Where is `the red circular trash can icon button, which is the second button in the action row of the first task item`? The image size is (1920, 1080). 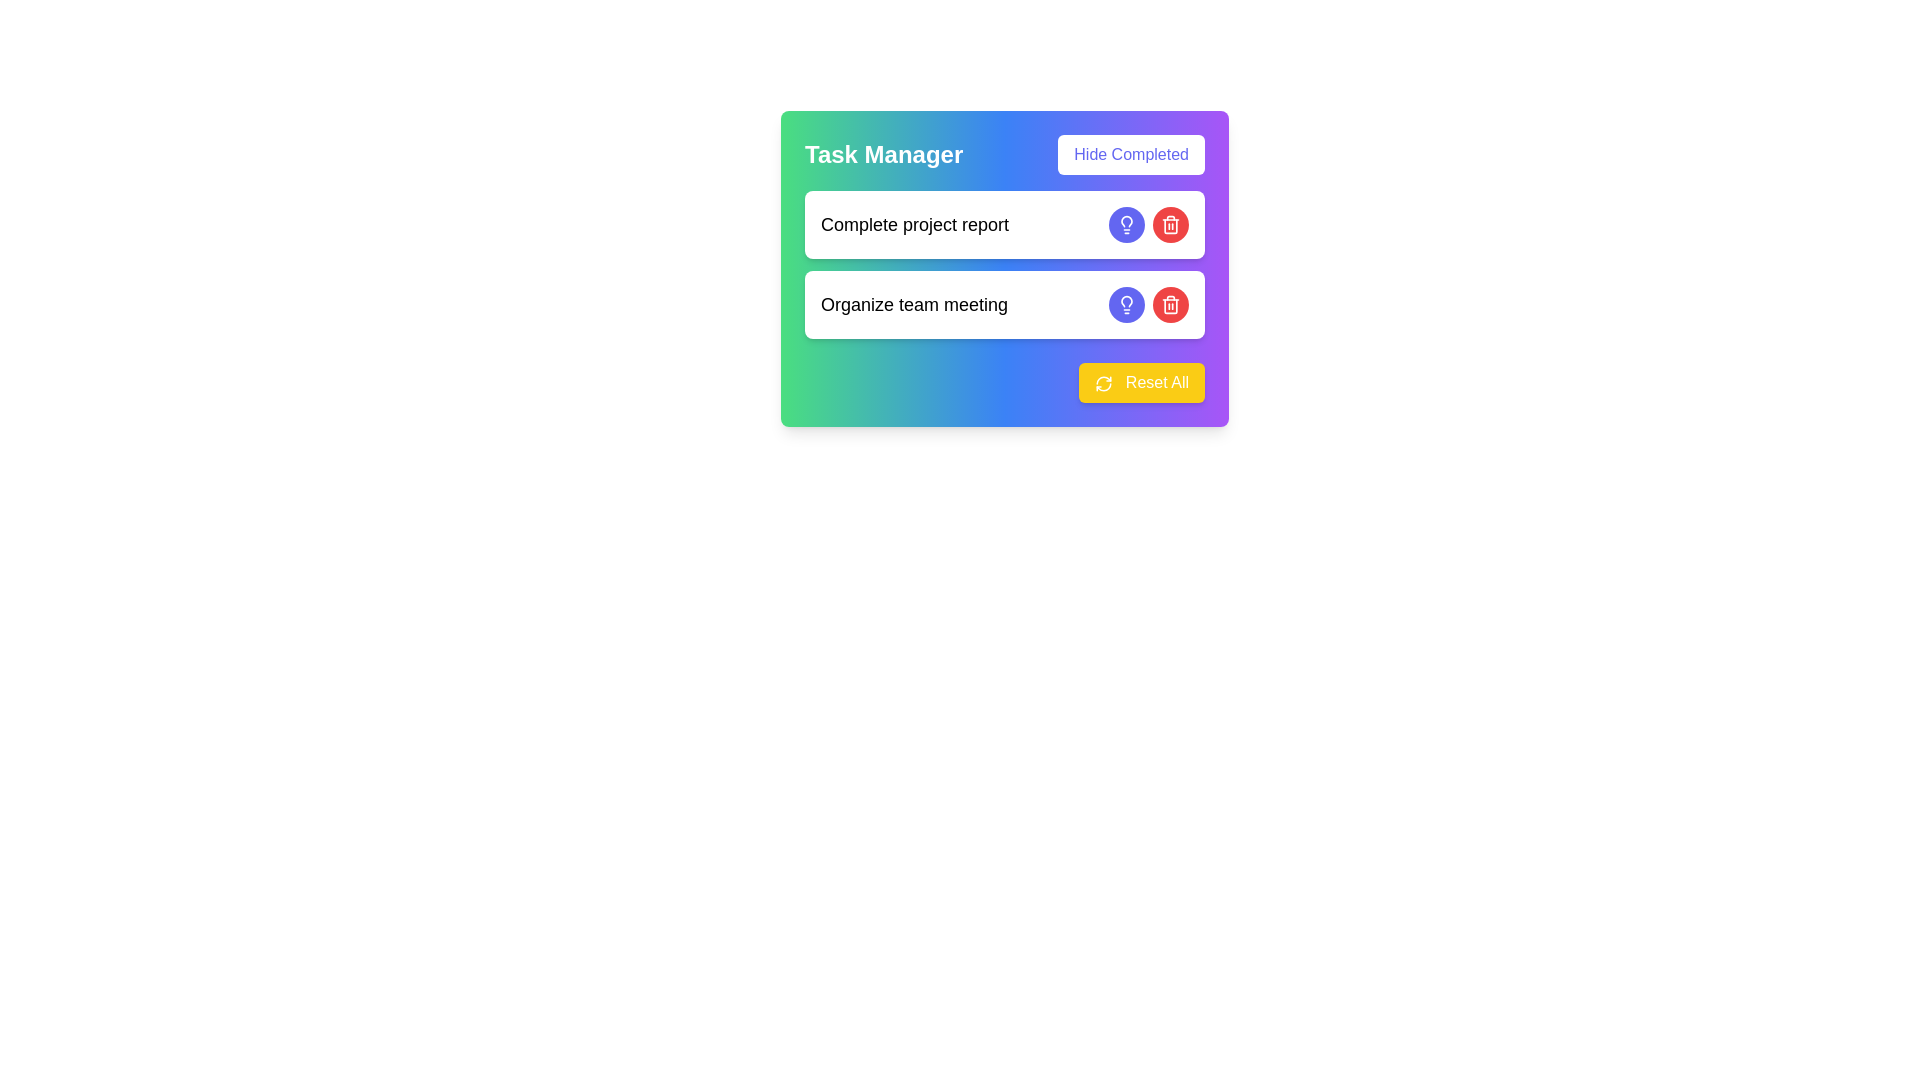 the red circular trash can icon button, which is the second button in the action row of the first task item is located at coordinates (1171, 304).